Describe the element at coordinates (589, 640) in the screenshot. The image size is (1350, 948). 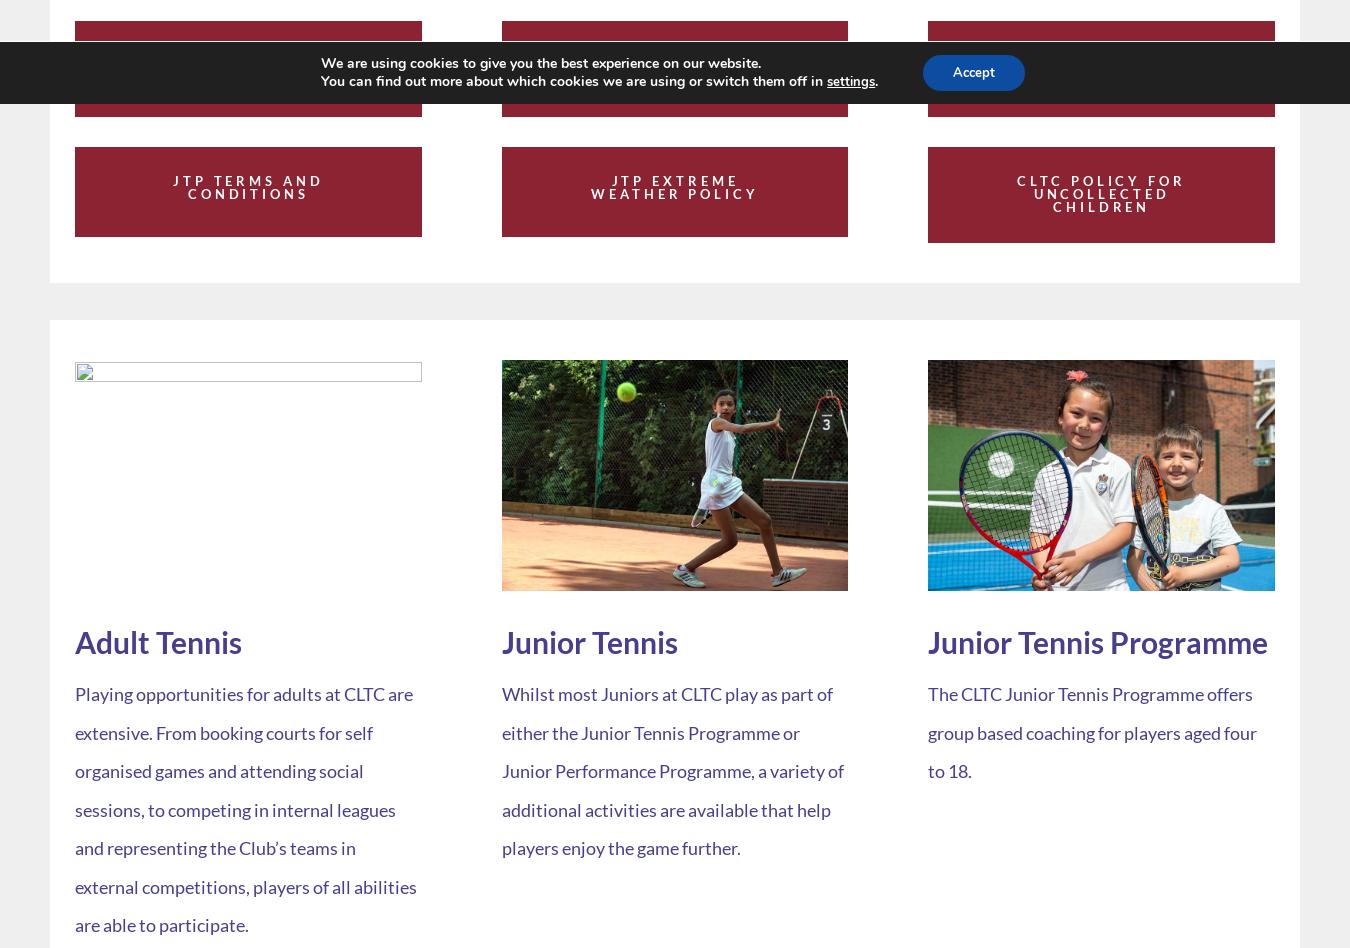
I see `'Junior Tennis'` at that location.